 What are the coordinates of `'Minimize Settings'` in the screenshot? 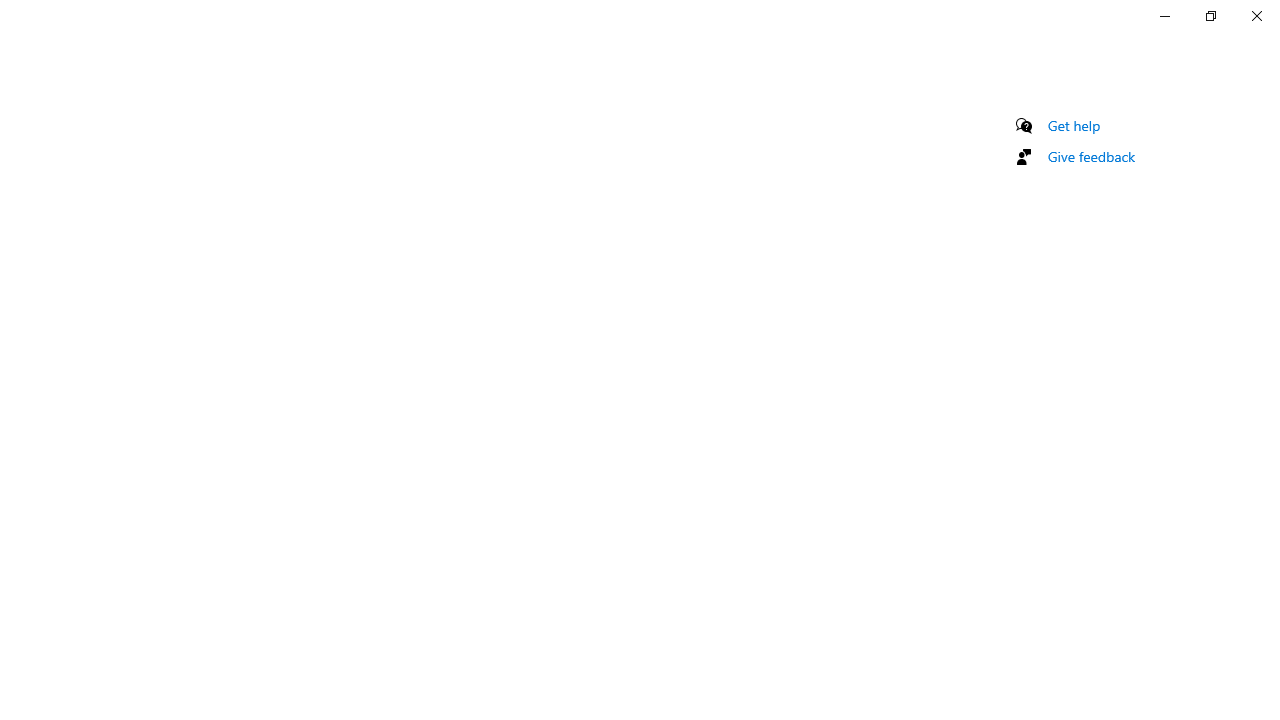 It's located at (1164, 15).